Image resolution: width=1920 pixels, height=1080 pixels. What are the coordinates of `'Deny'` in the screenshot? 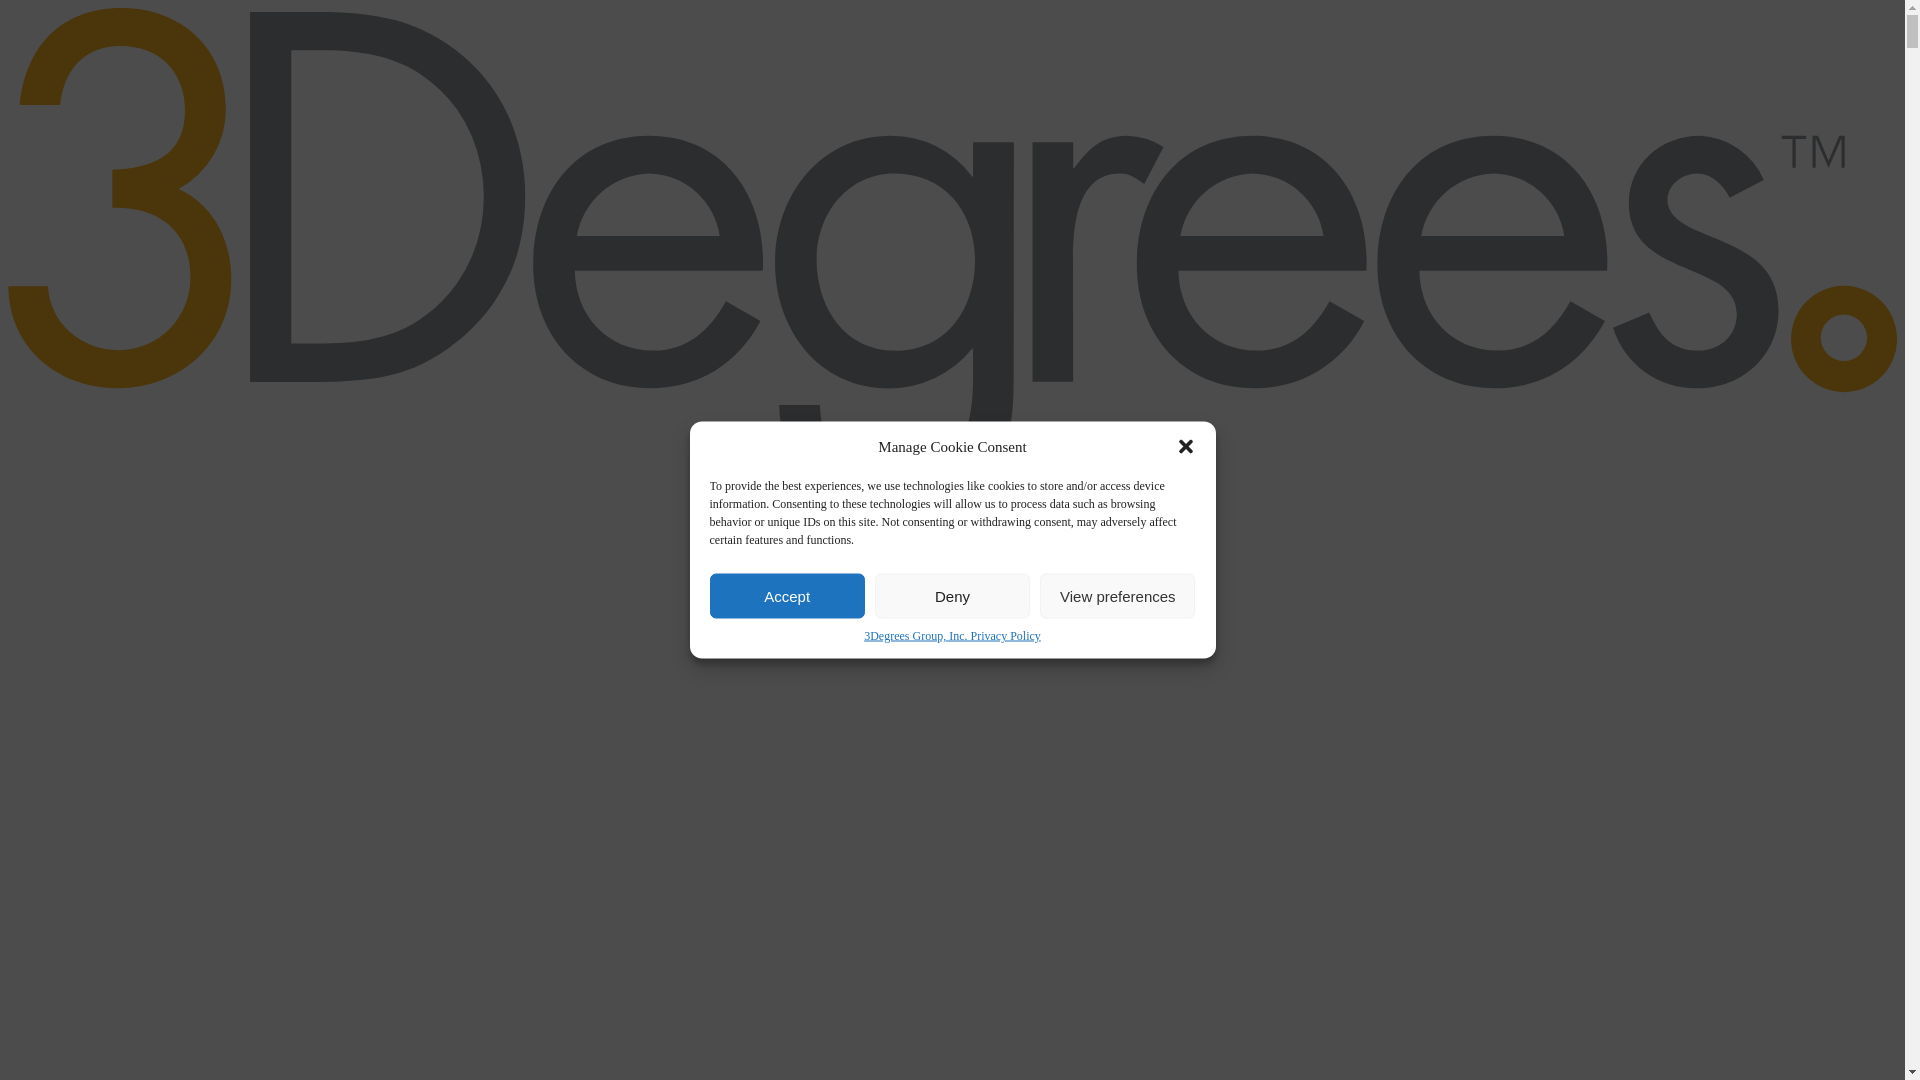 It's located at (951, 595).